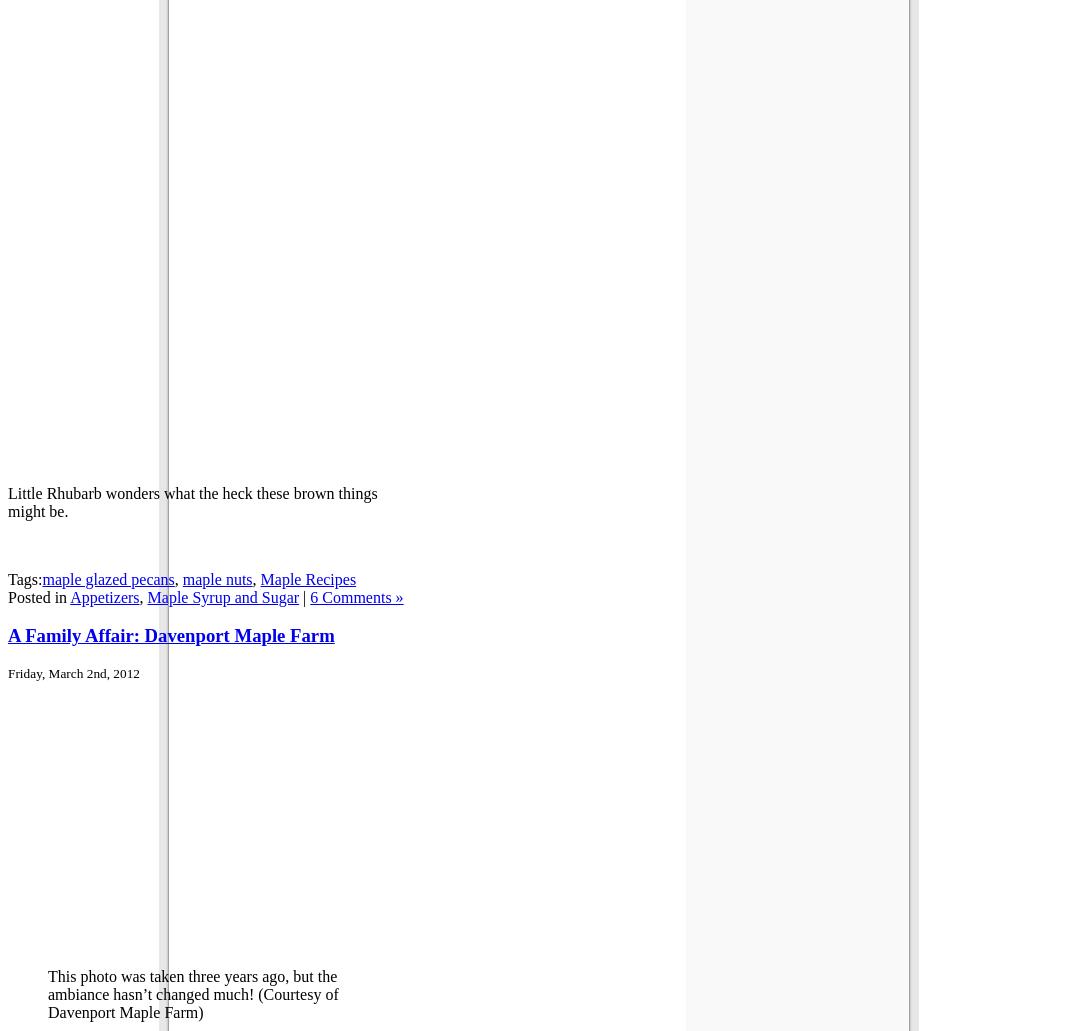 Image resolution: width=1077 pixels, height=1031 pixels. I want to click on '6 Comments »', so click(355, 595).